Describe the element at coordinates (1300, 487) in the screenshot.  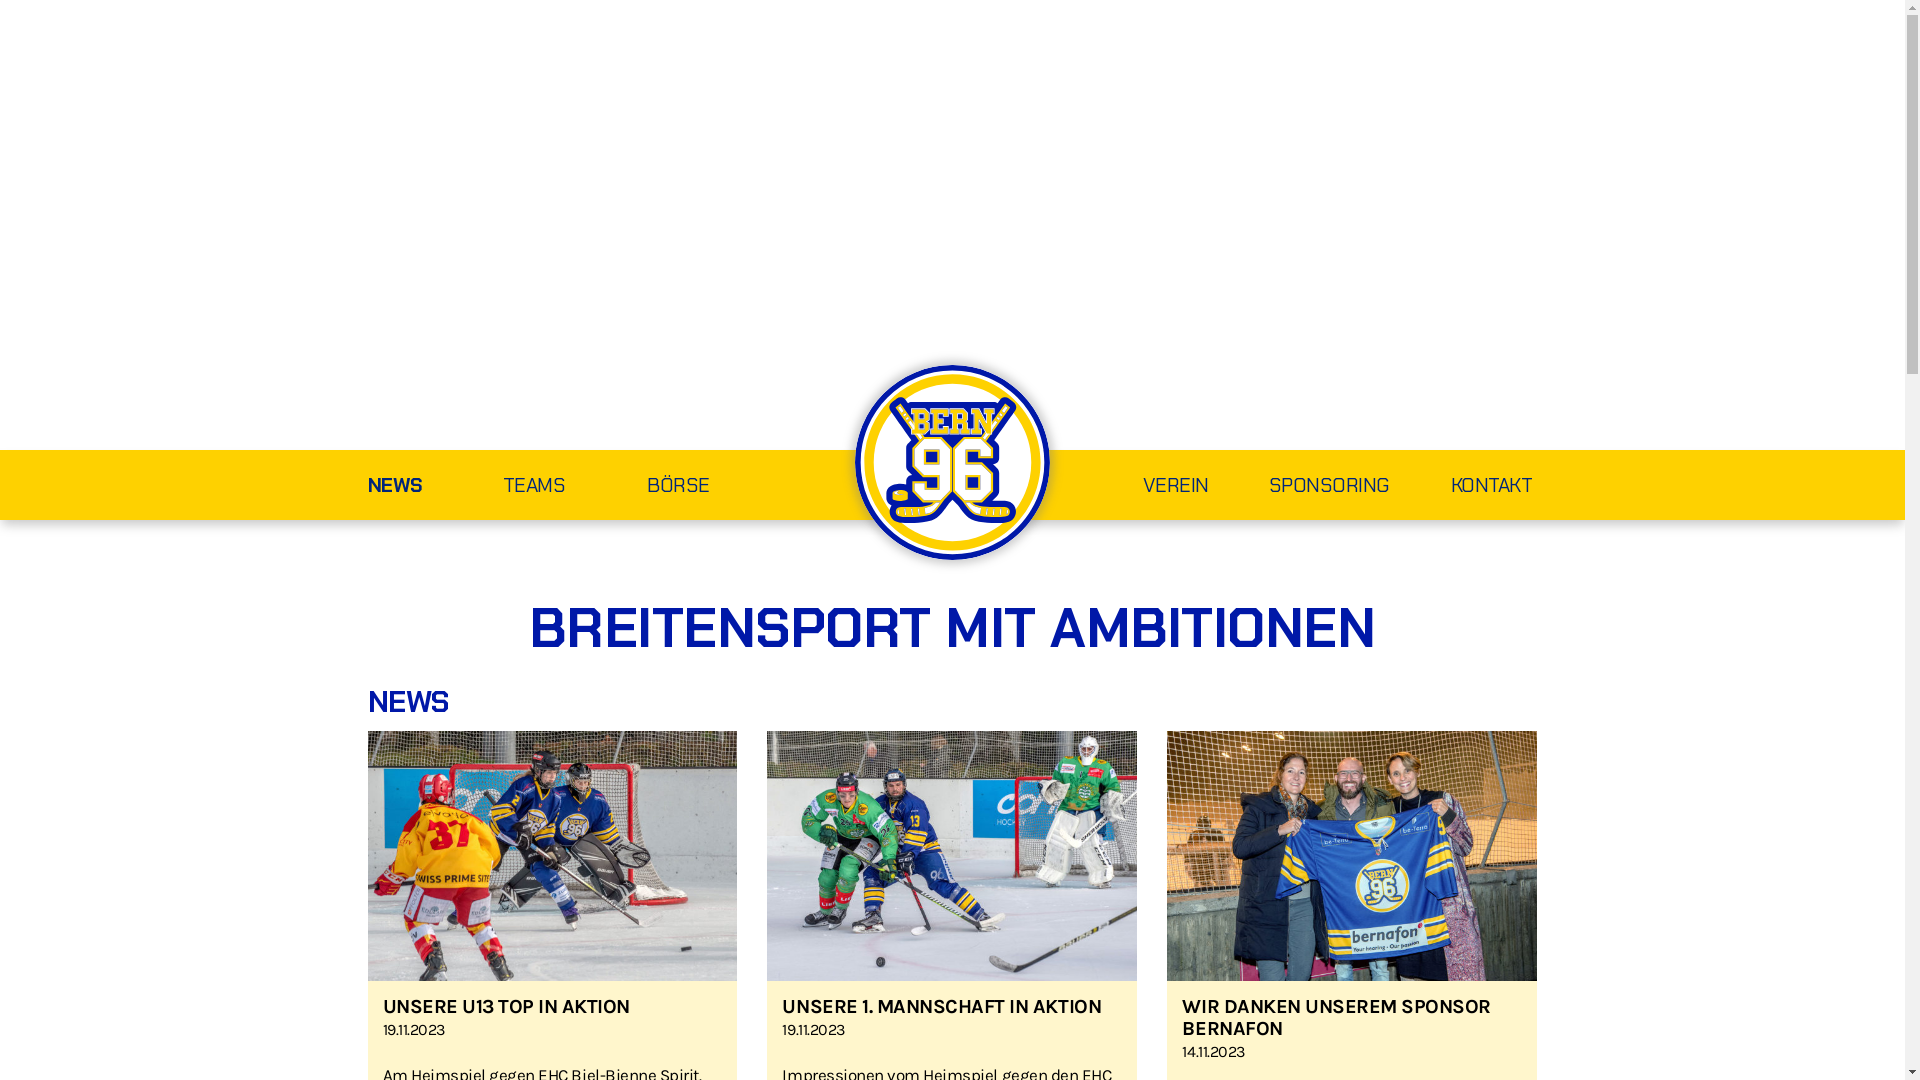
I see `'SPONSORING'` at that location.